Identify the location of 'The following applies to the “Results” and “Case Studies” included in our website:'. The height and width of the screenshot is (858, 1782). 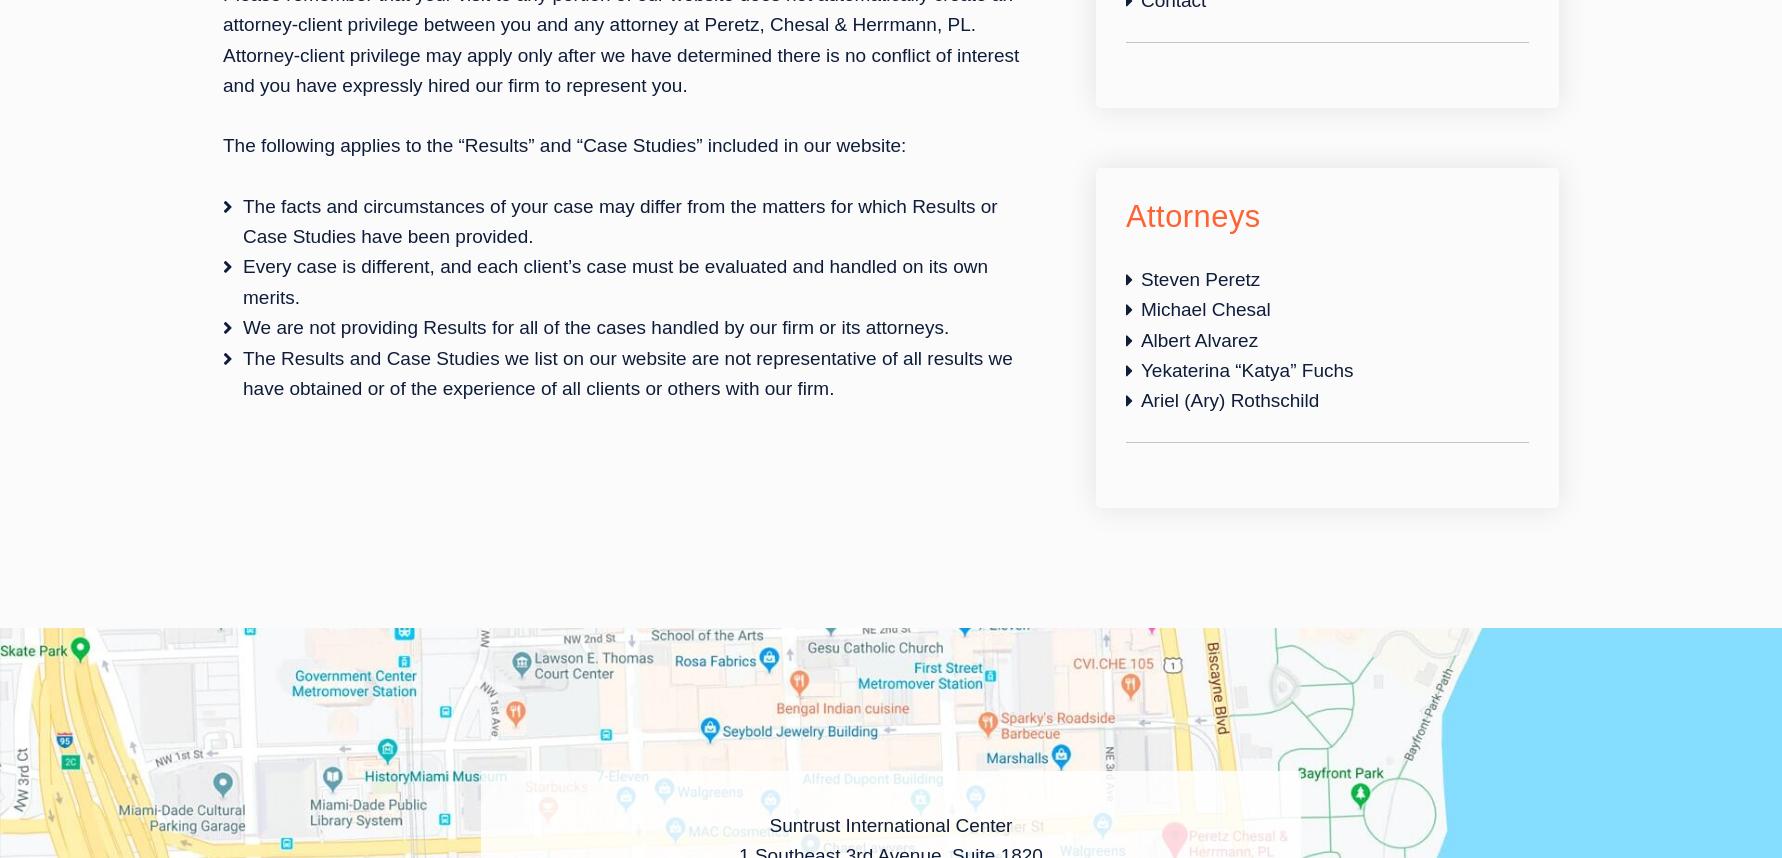
(564, 144).